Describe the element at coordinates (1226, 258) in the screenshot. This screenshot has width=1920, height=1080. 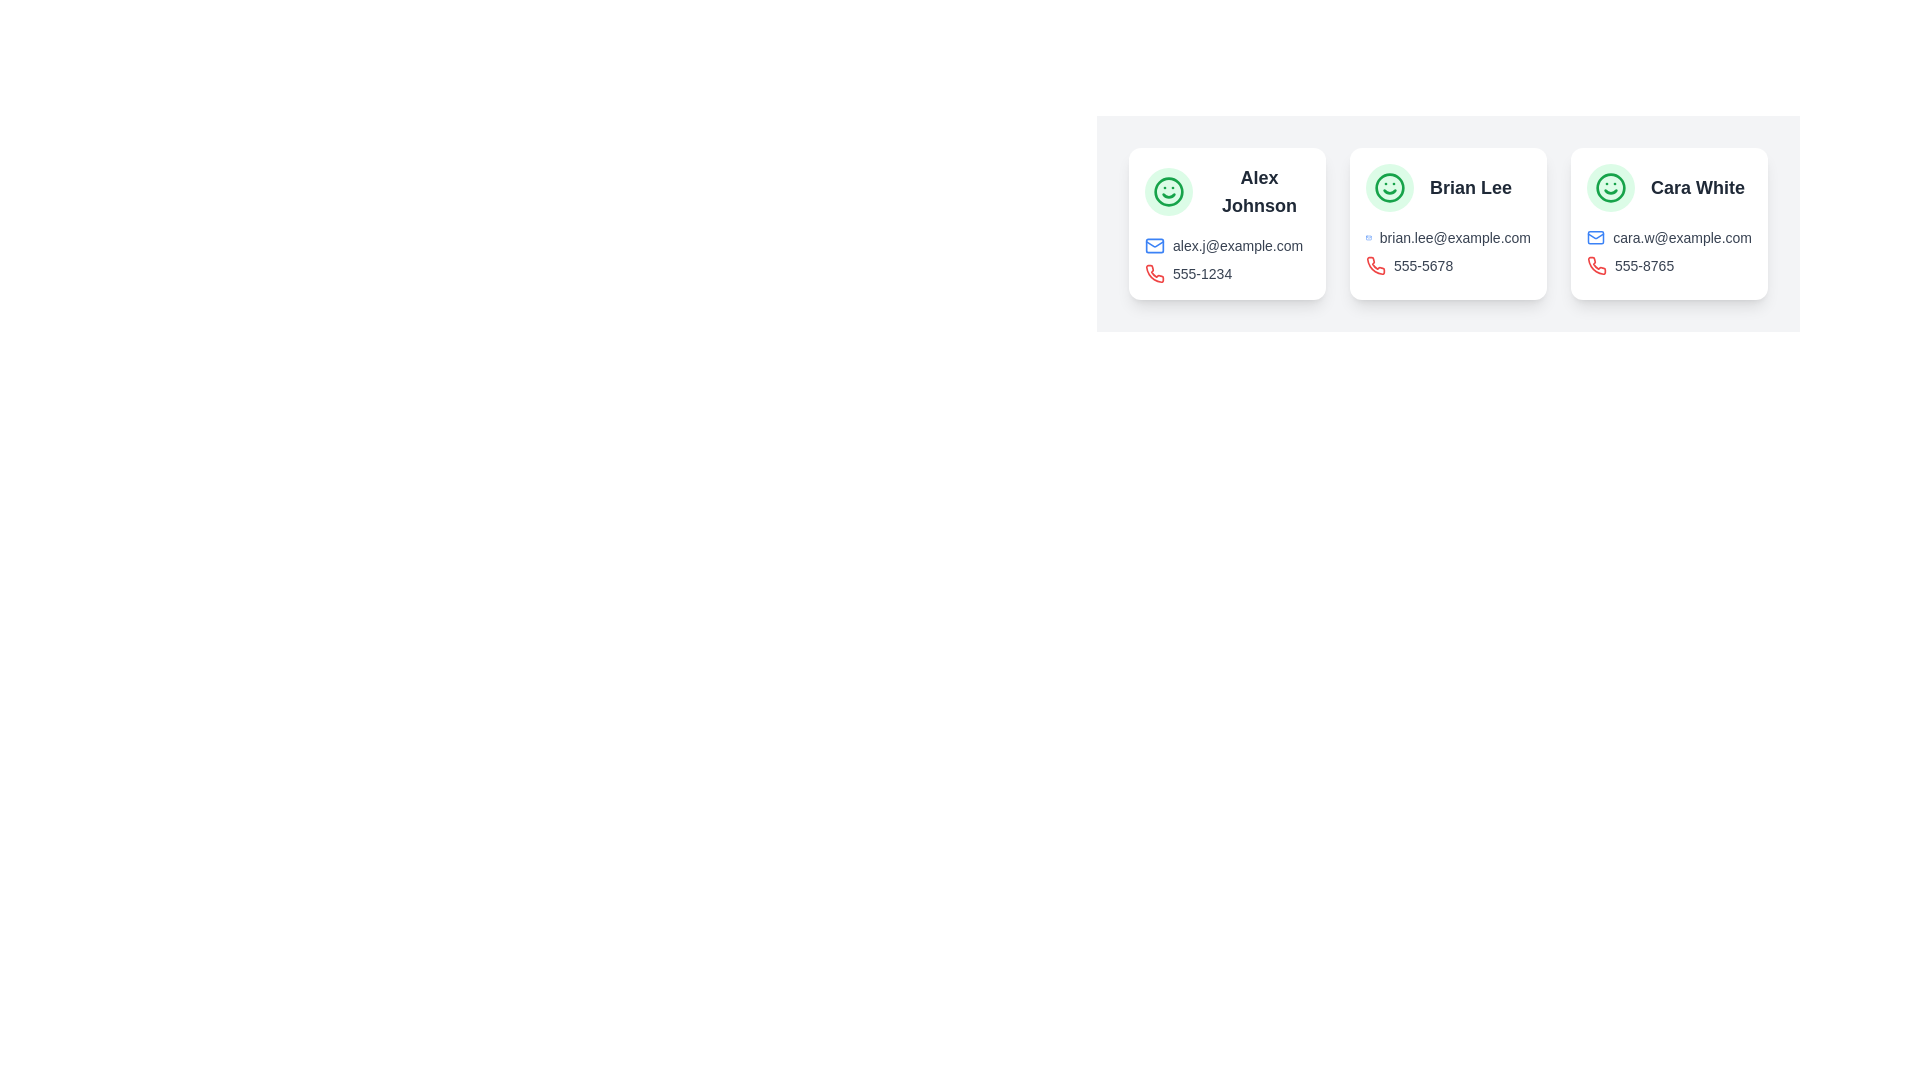
I see `the email icon in the Information display for user 'Alex Johnson'` at that location.